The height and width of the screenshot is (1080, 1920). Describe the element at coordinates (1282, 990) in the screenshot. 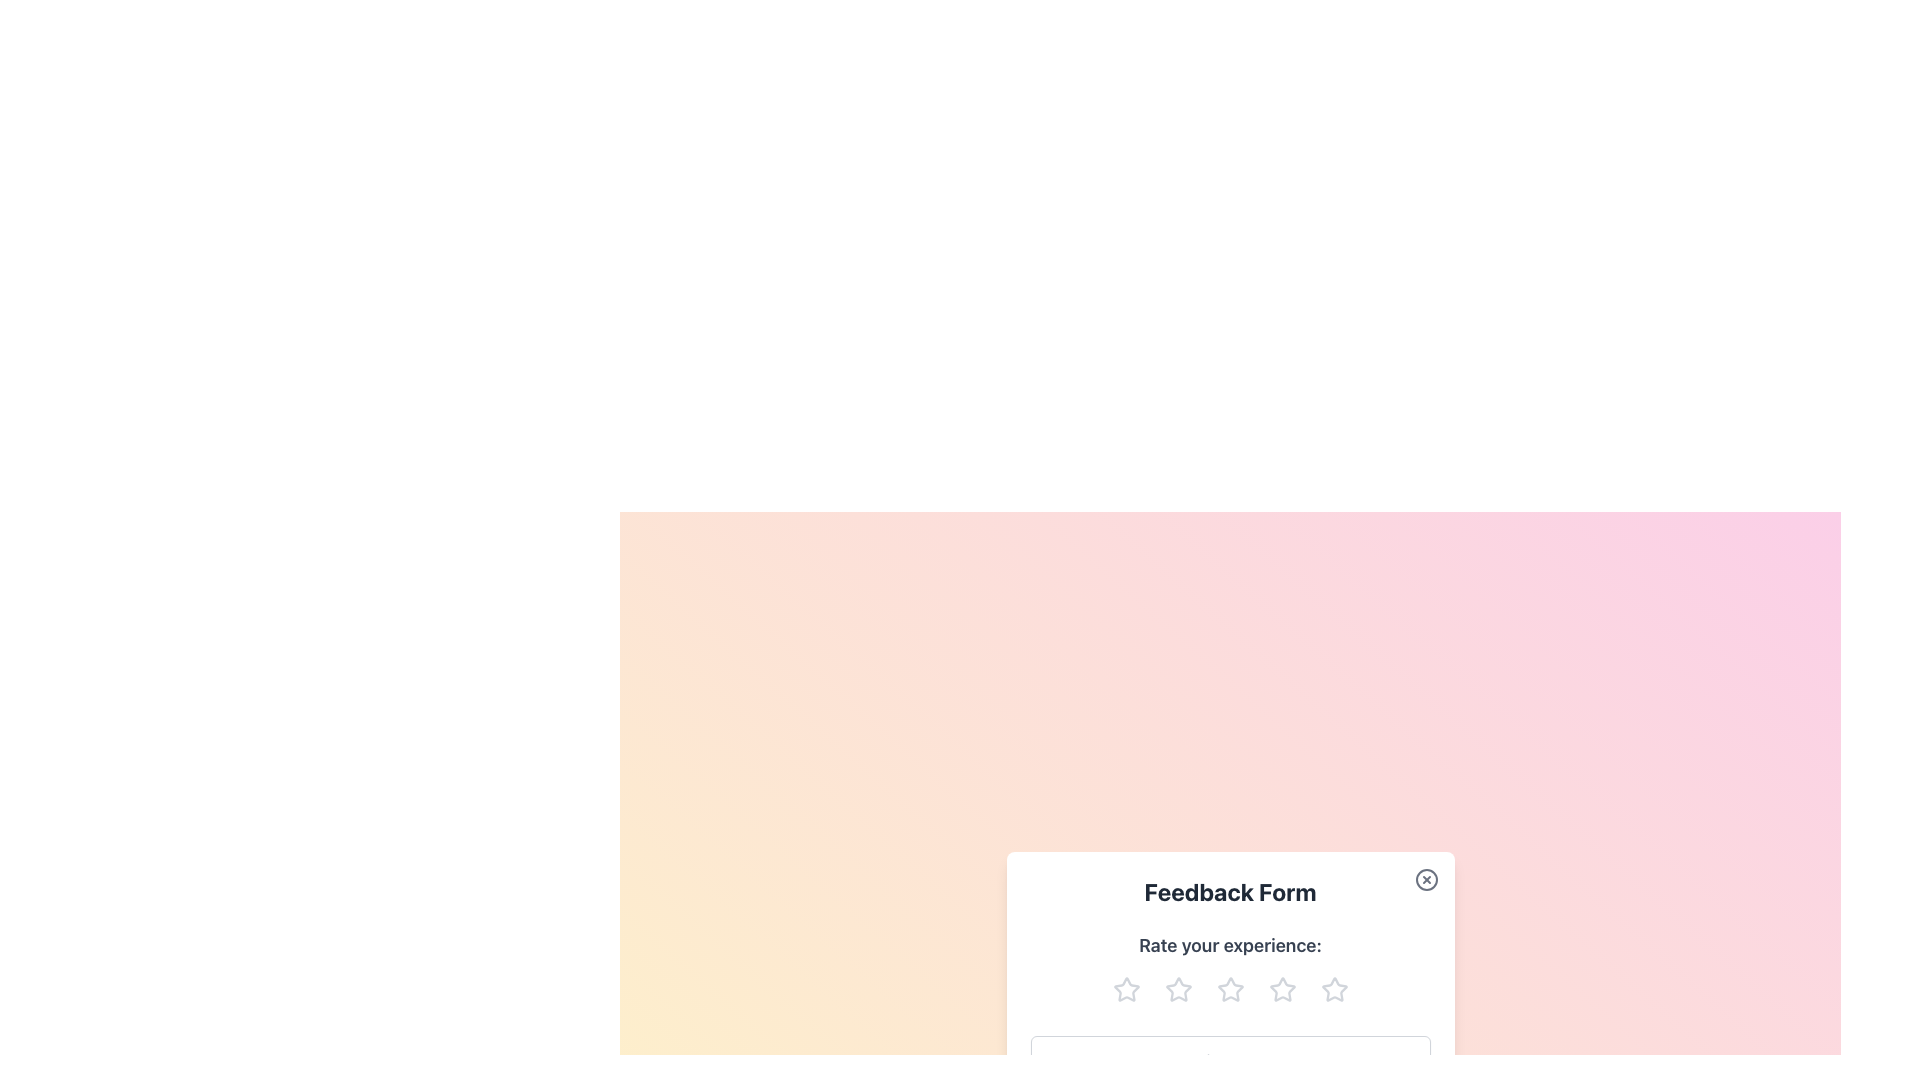

I see `the fifth graphical star icon in the rating scale` at that location.